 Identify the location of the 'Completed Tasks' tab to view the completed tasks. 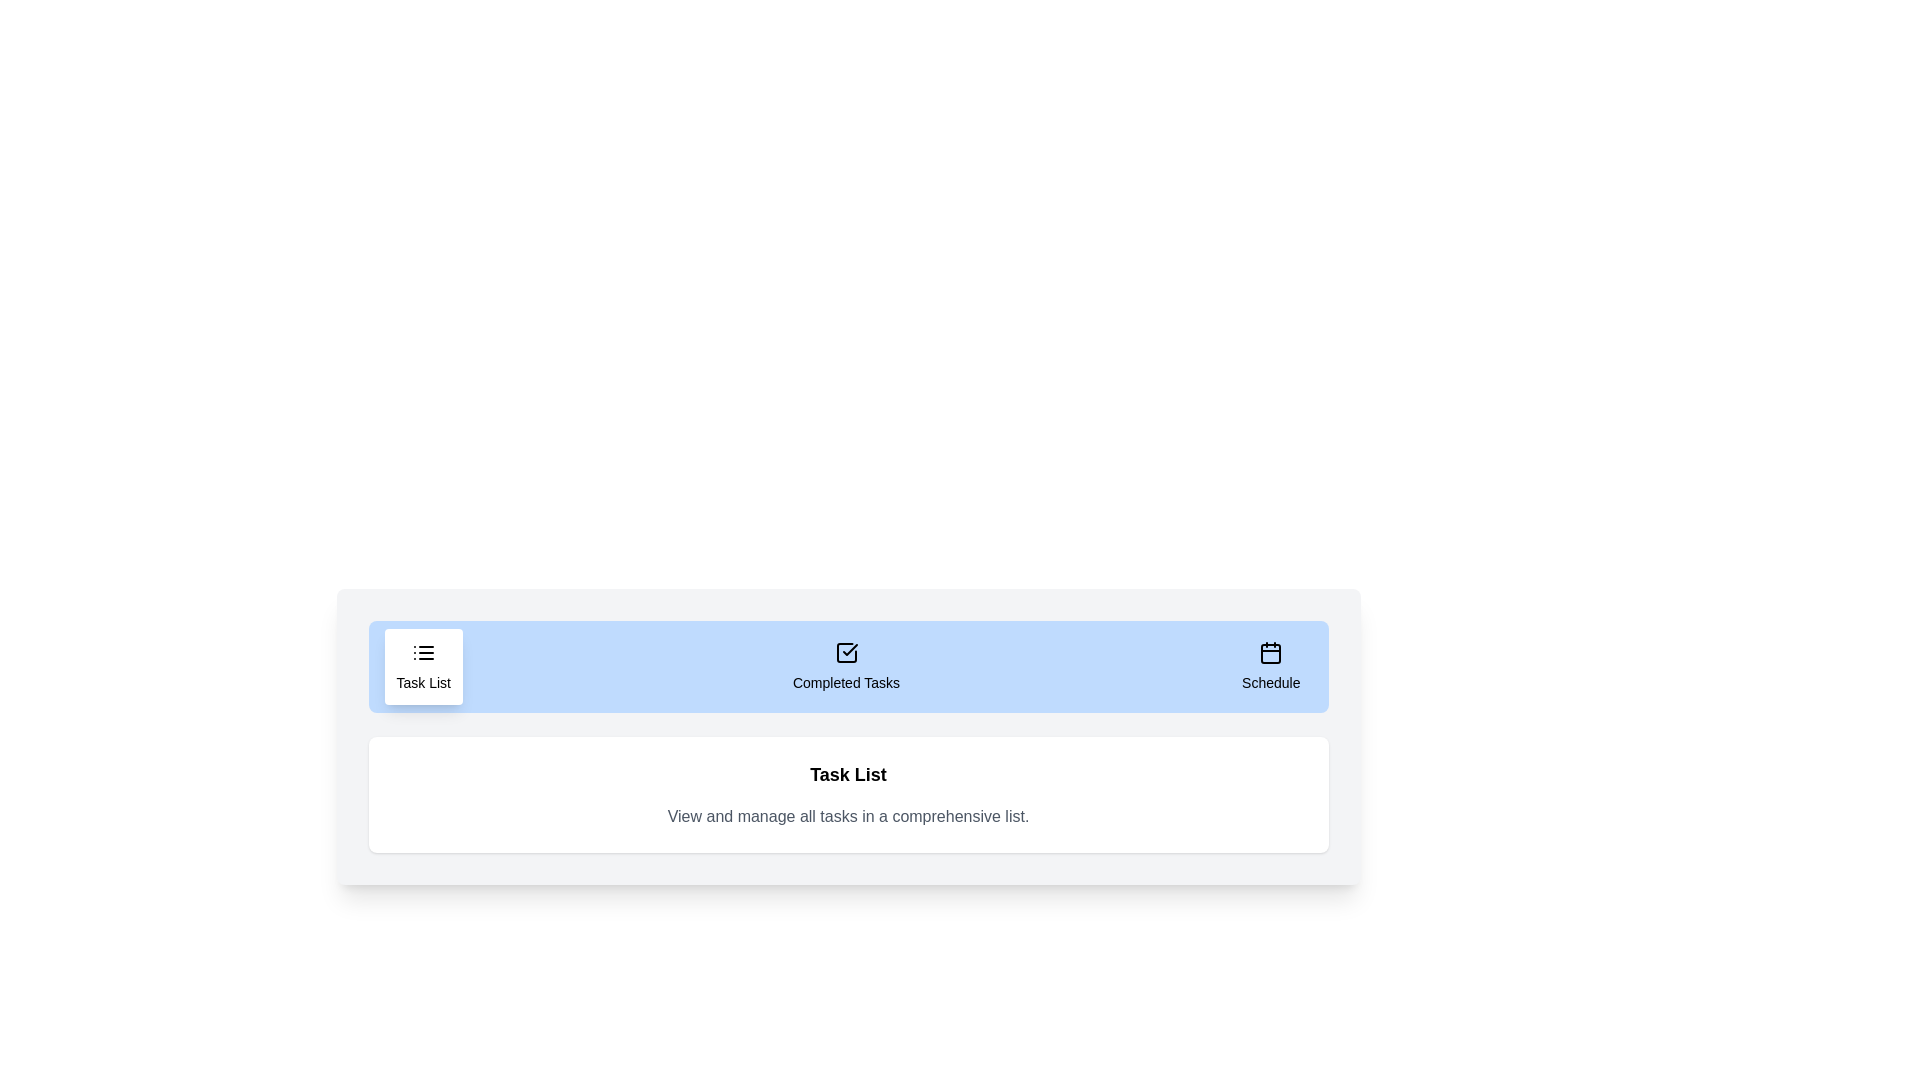
(846, 667).